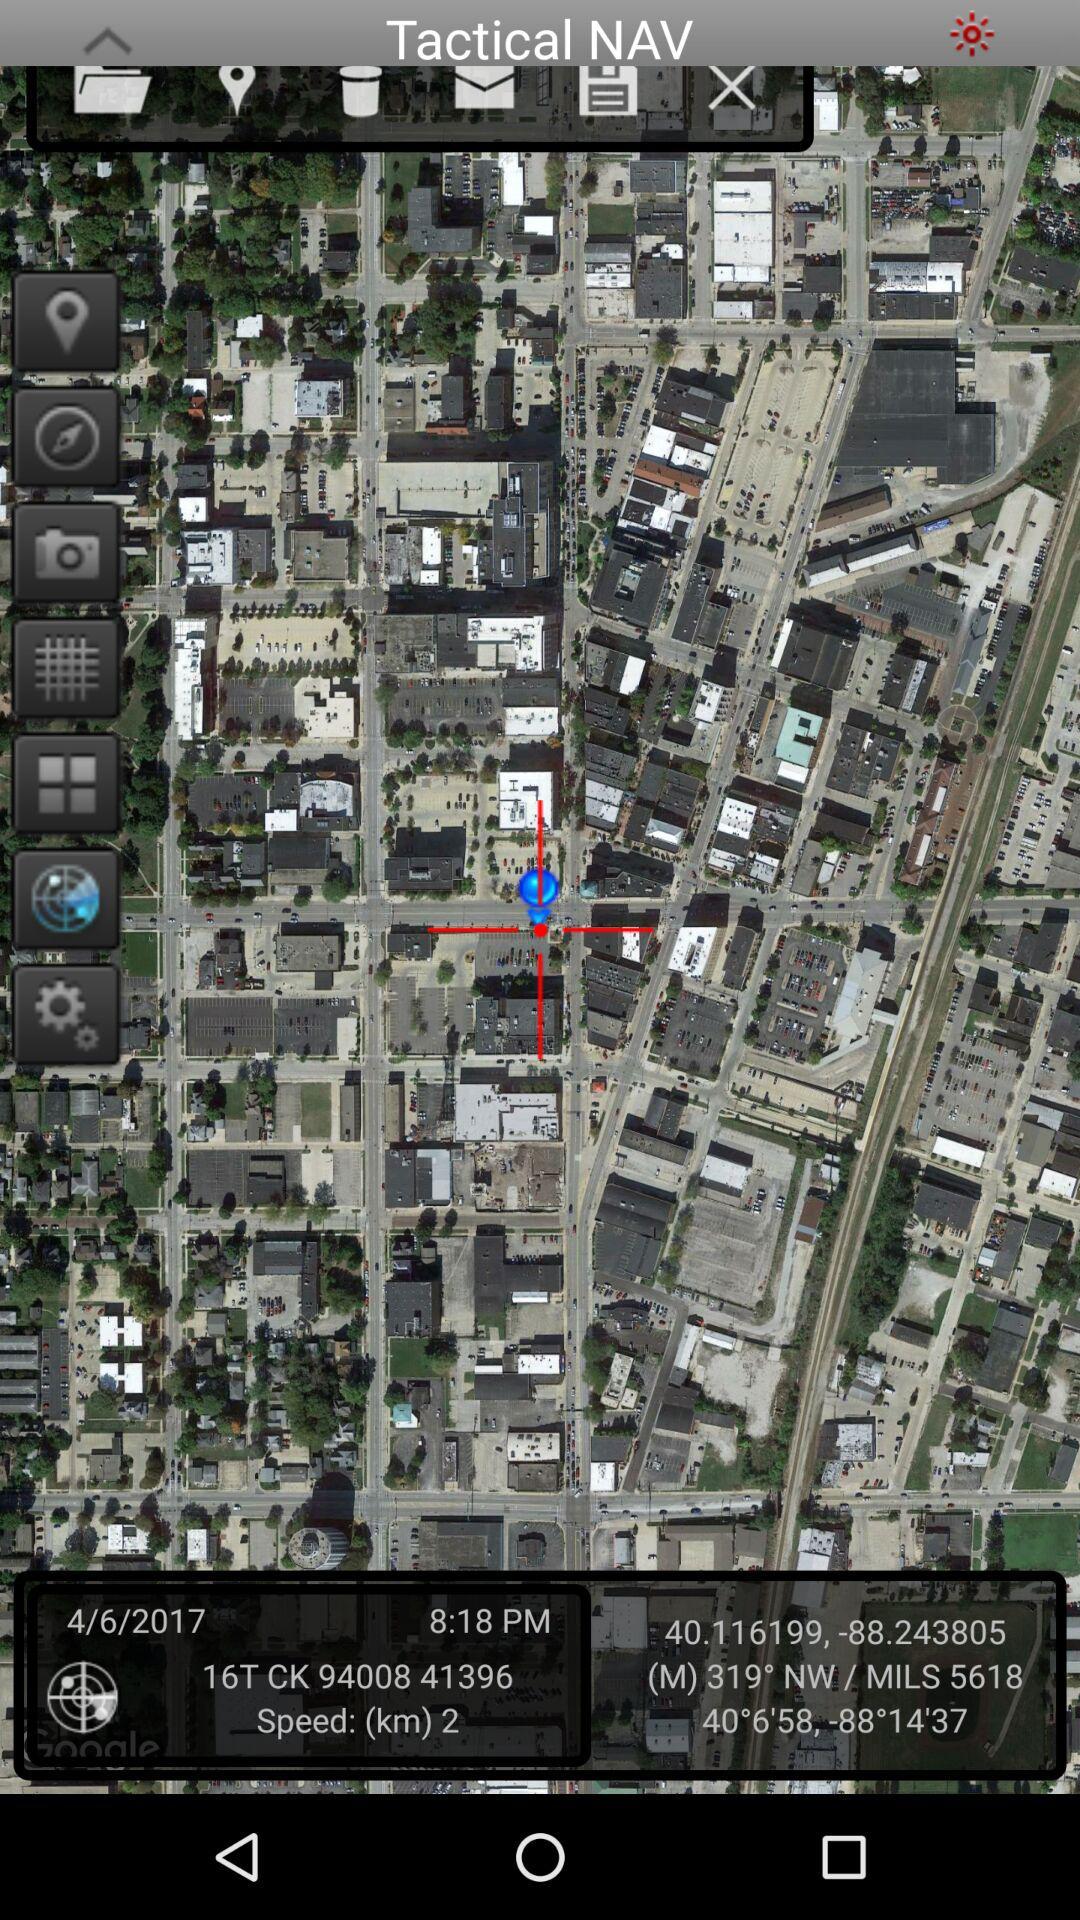 The width and height of the screenshot is (1080, 1920). Describe the element at coordinates (58, 343) in the screenshot. I see `the location icon` at that location.